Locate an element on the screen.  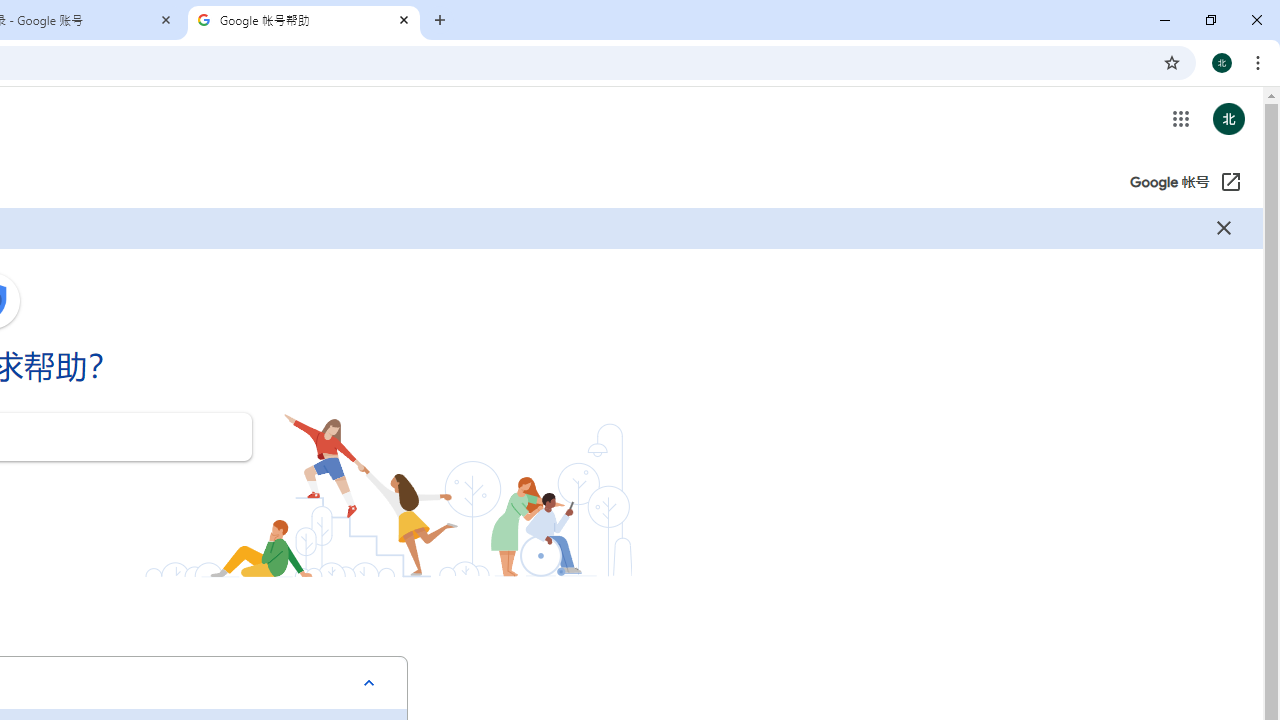
'Restore' is located at coordinates (1209, 20).